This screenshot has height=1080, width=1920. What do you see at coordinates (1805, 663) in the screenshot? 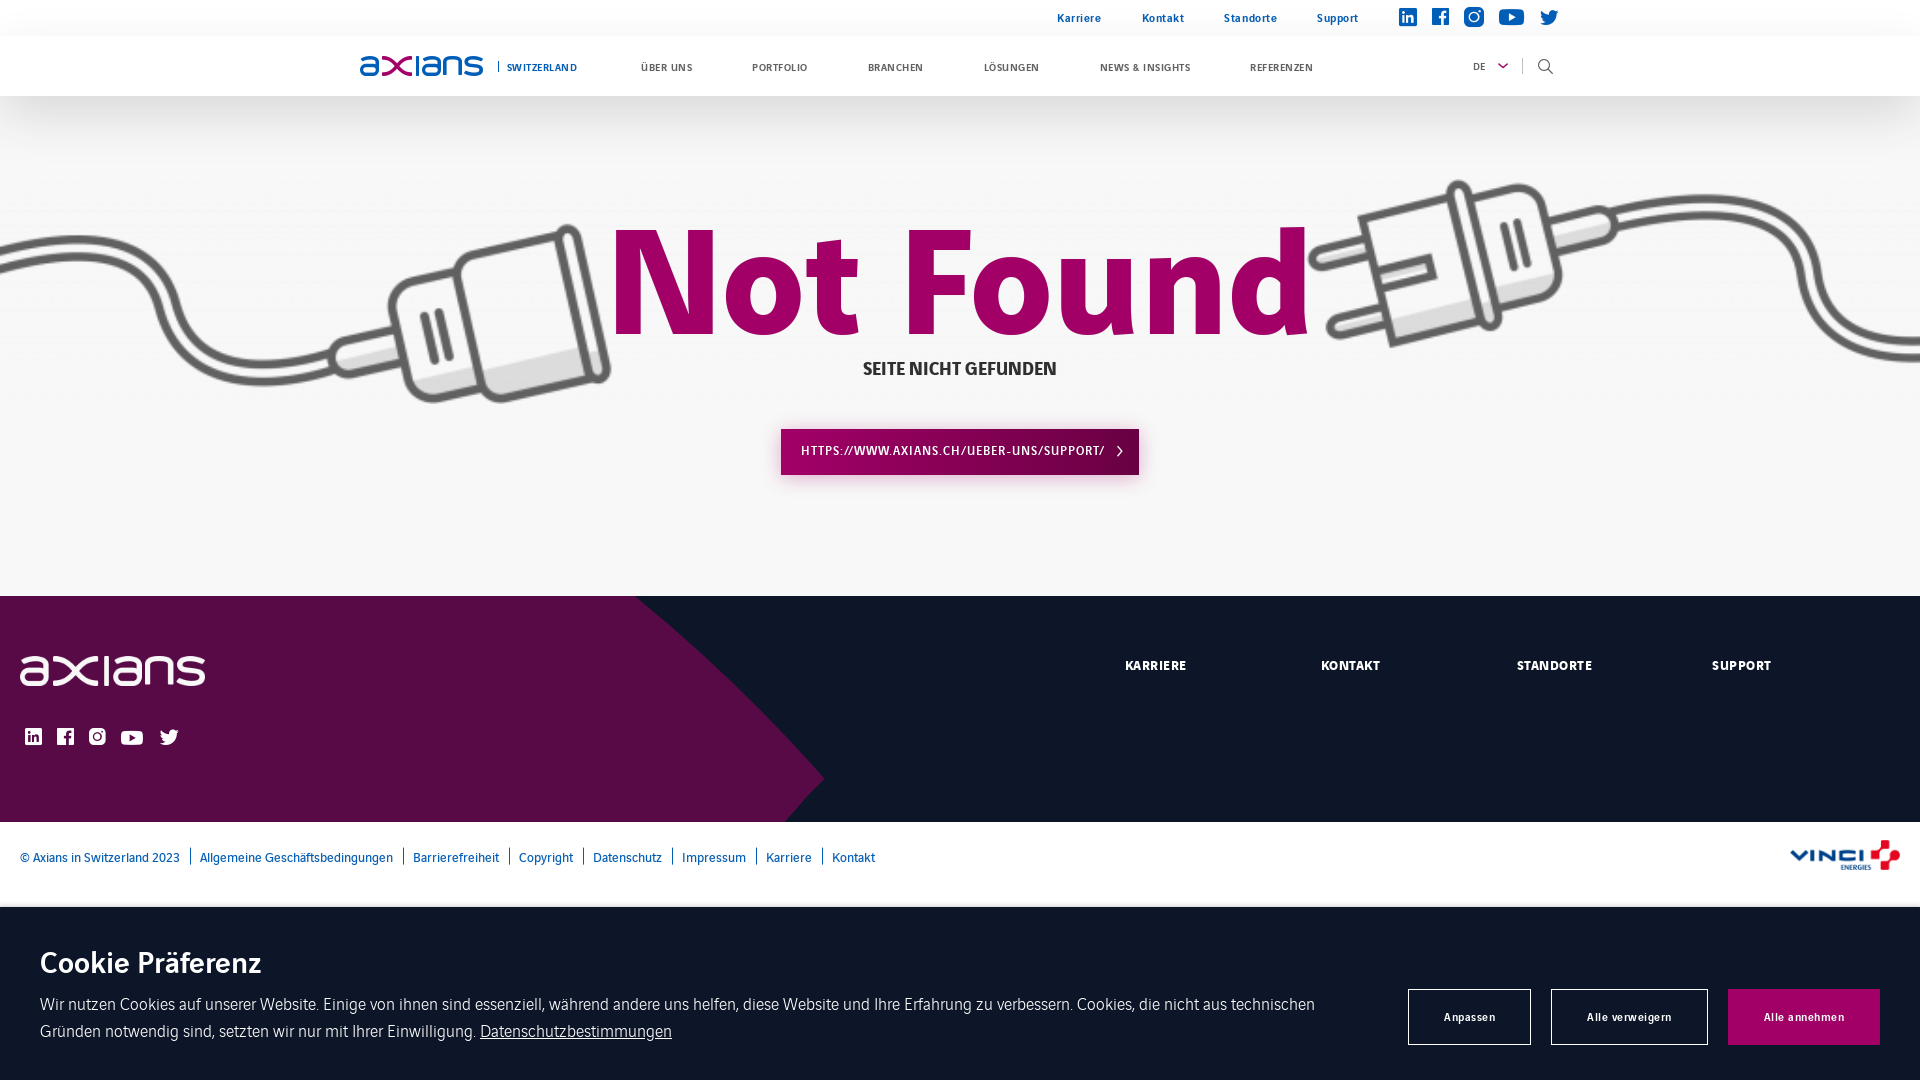
I see `'SUPPORT'` at bounding box center [1805, 663].